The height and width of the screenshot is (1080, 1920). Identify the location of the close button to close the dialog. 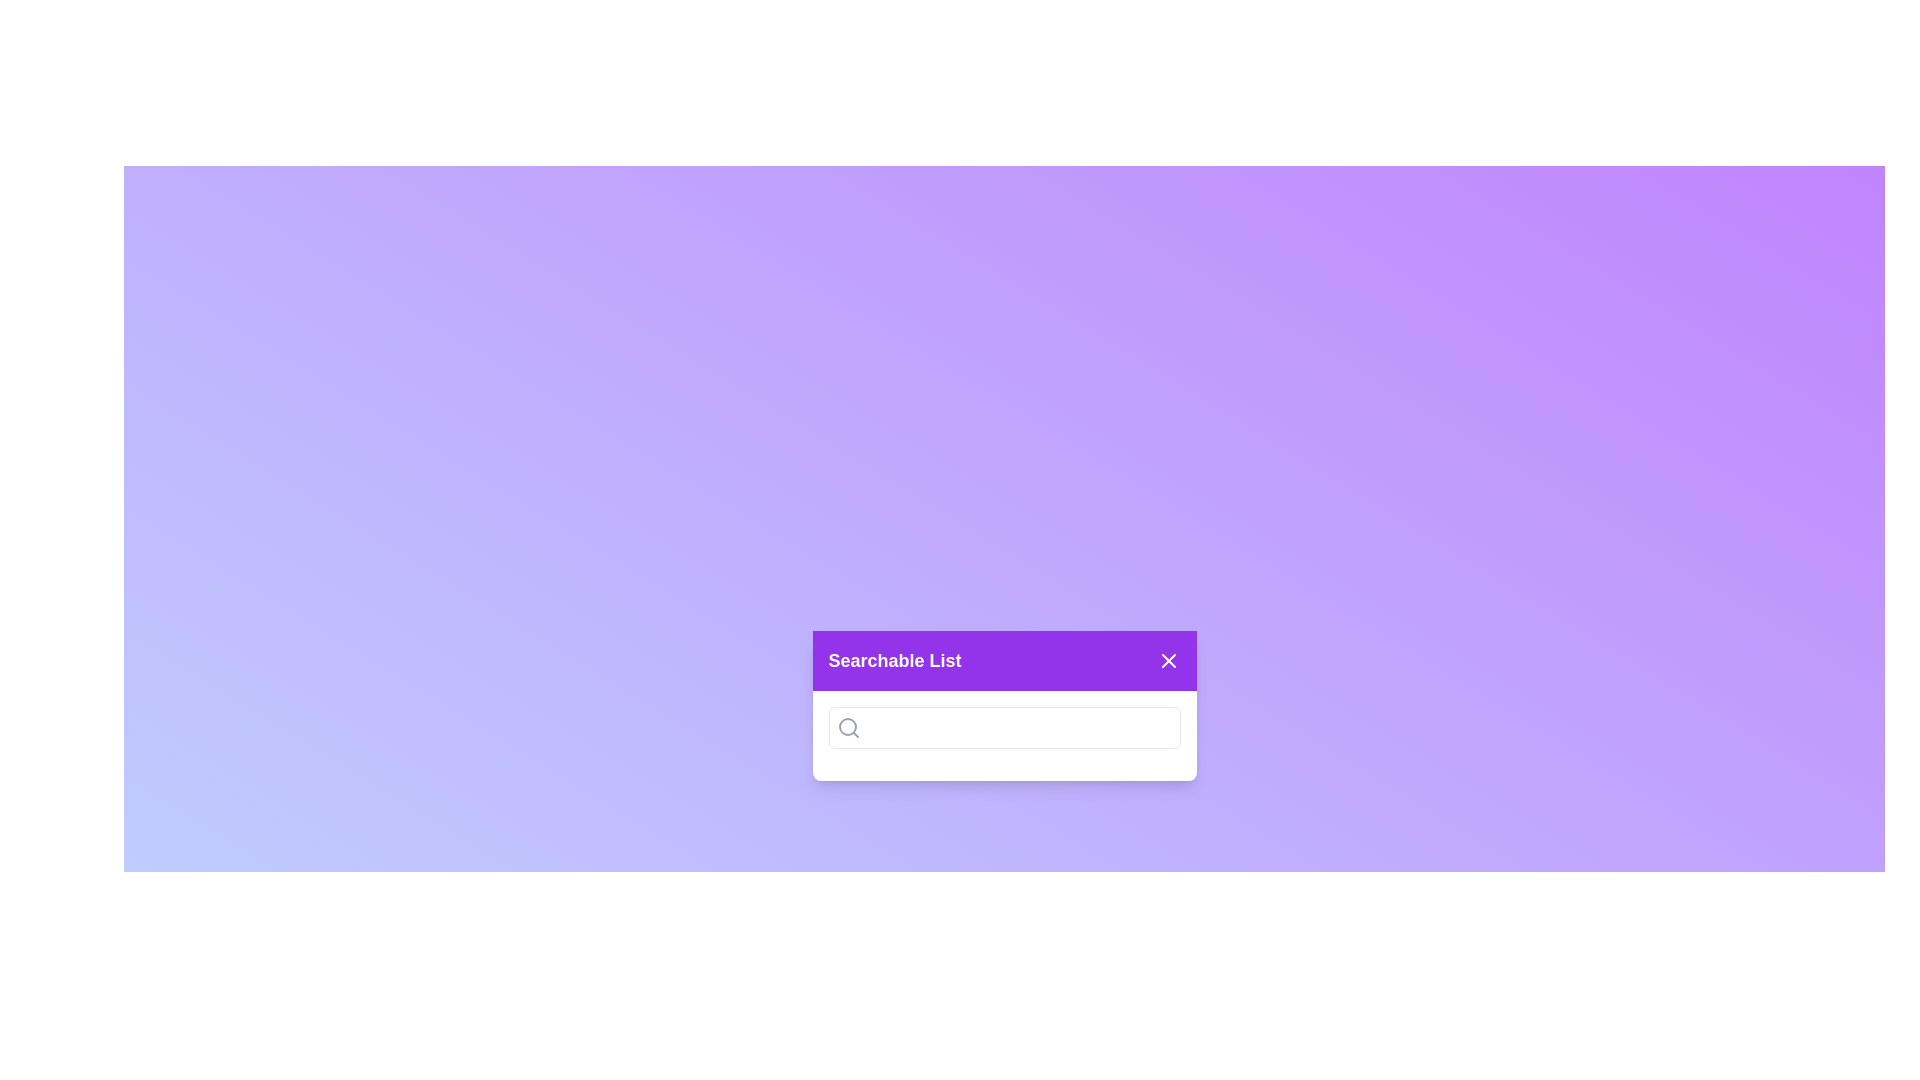
(1168, 660).